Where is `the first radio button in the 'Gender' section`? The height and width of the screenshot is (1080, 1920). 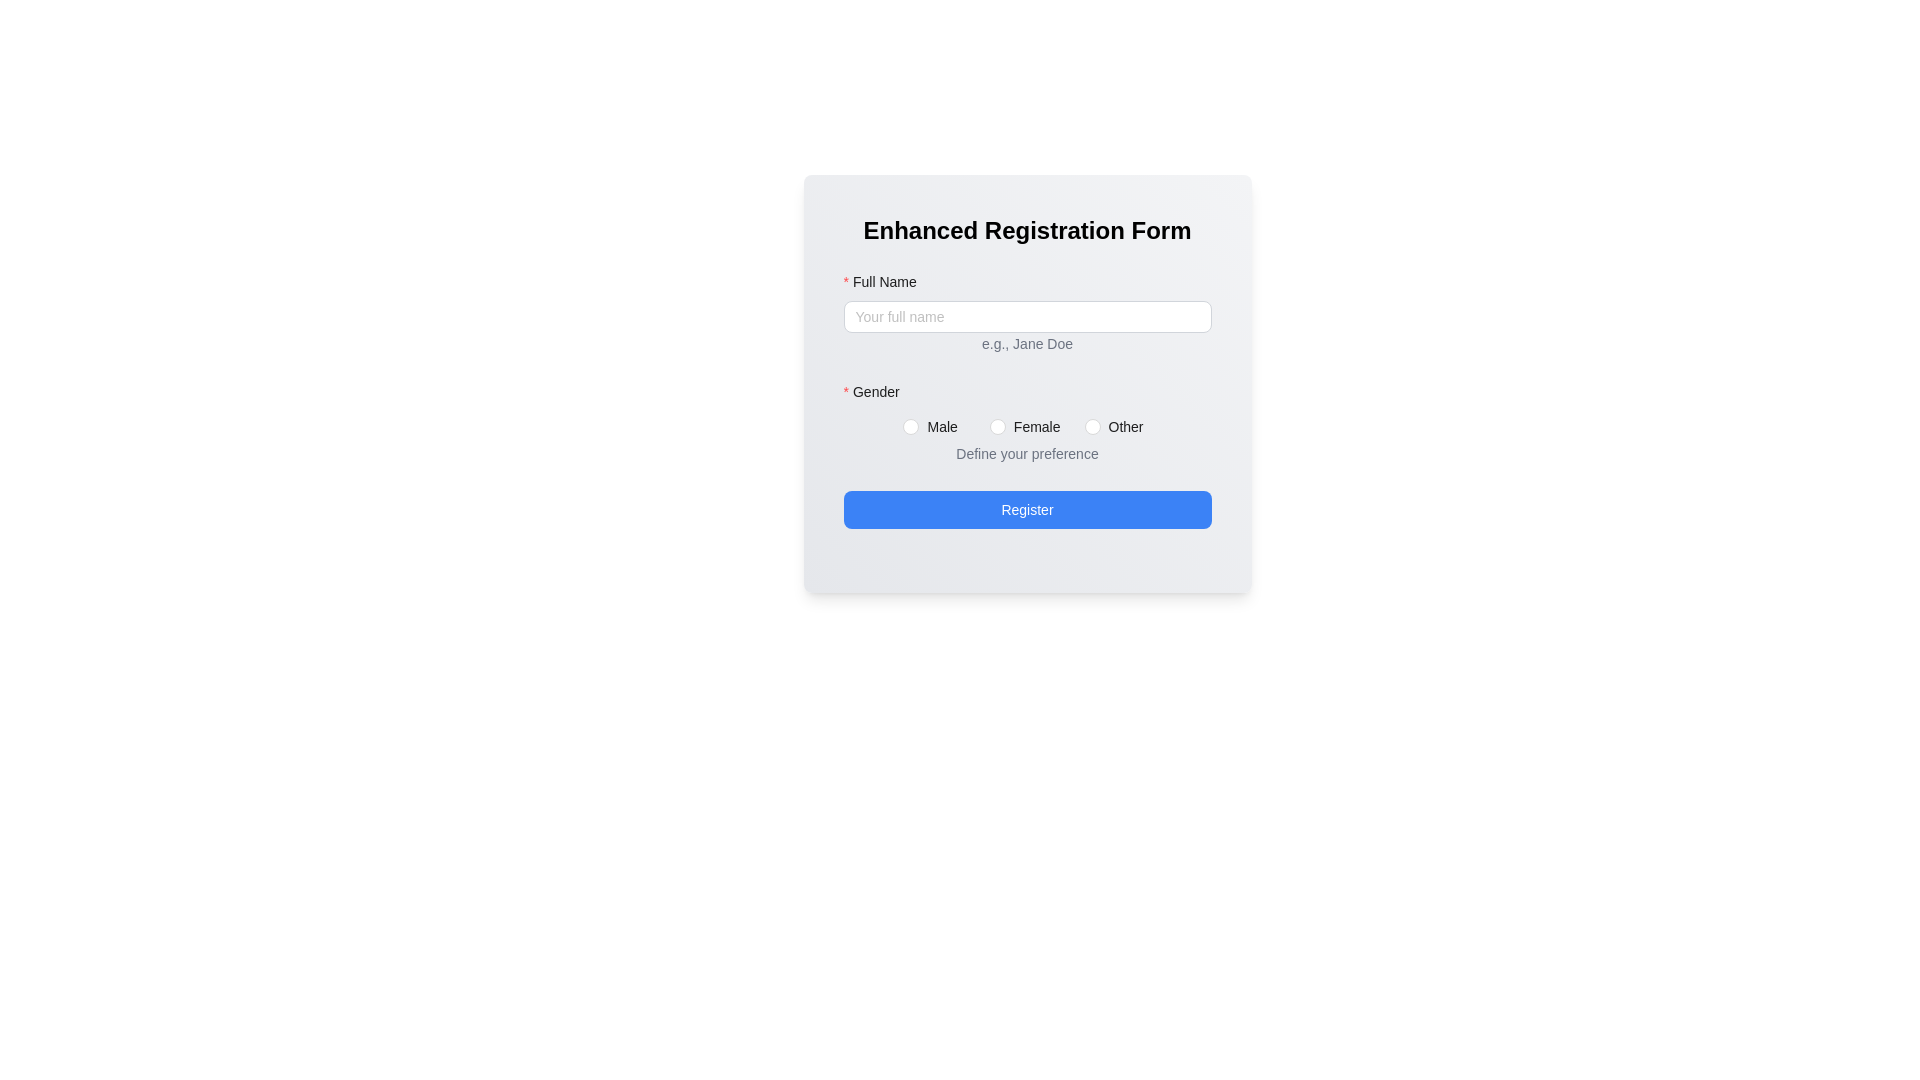
the first radio button in the 'Gender' section is located at coordinates (933, 426).